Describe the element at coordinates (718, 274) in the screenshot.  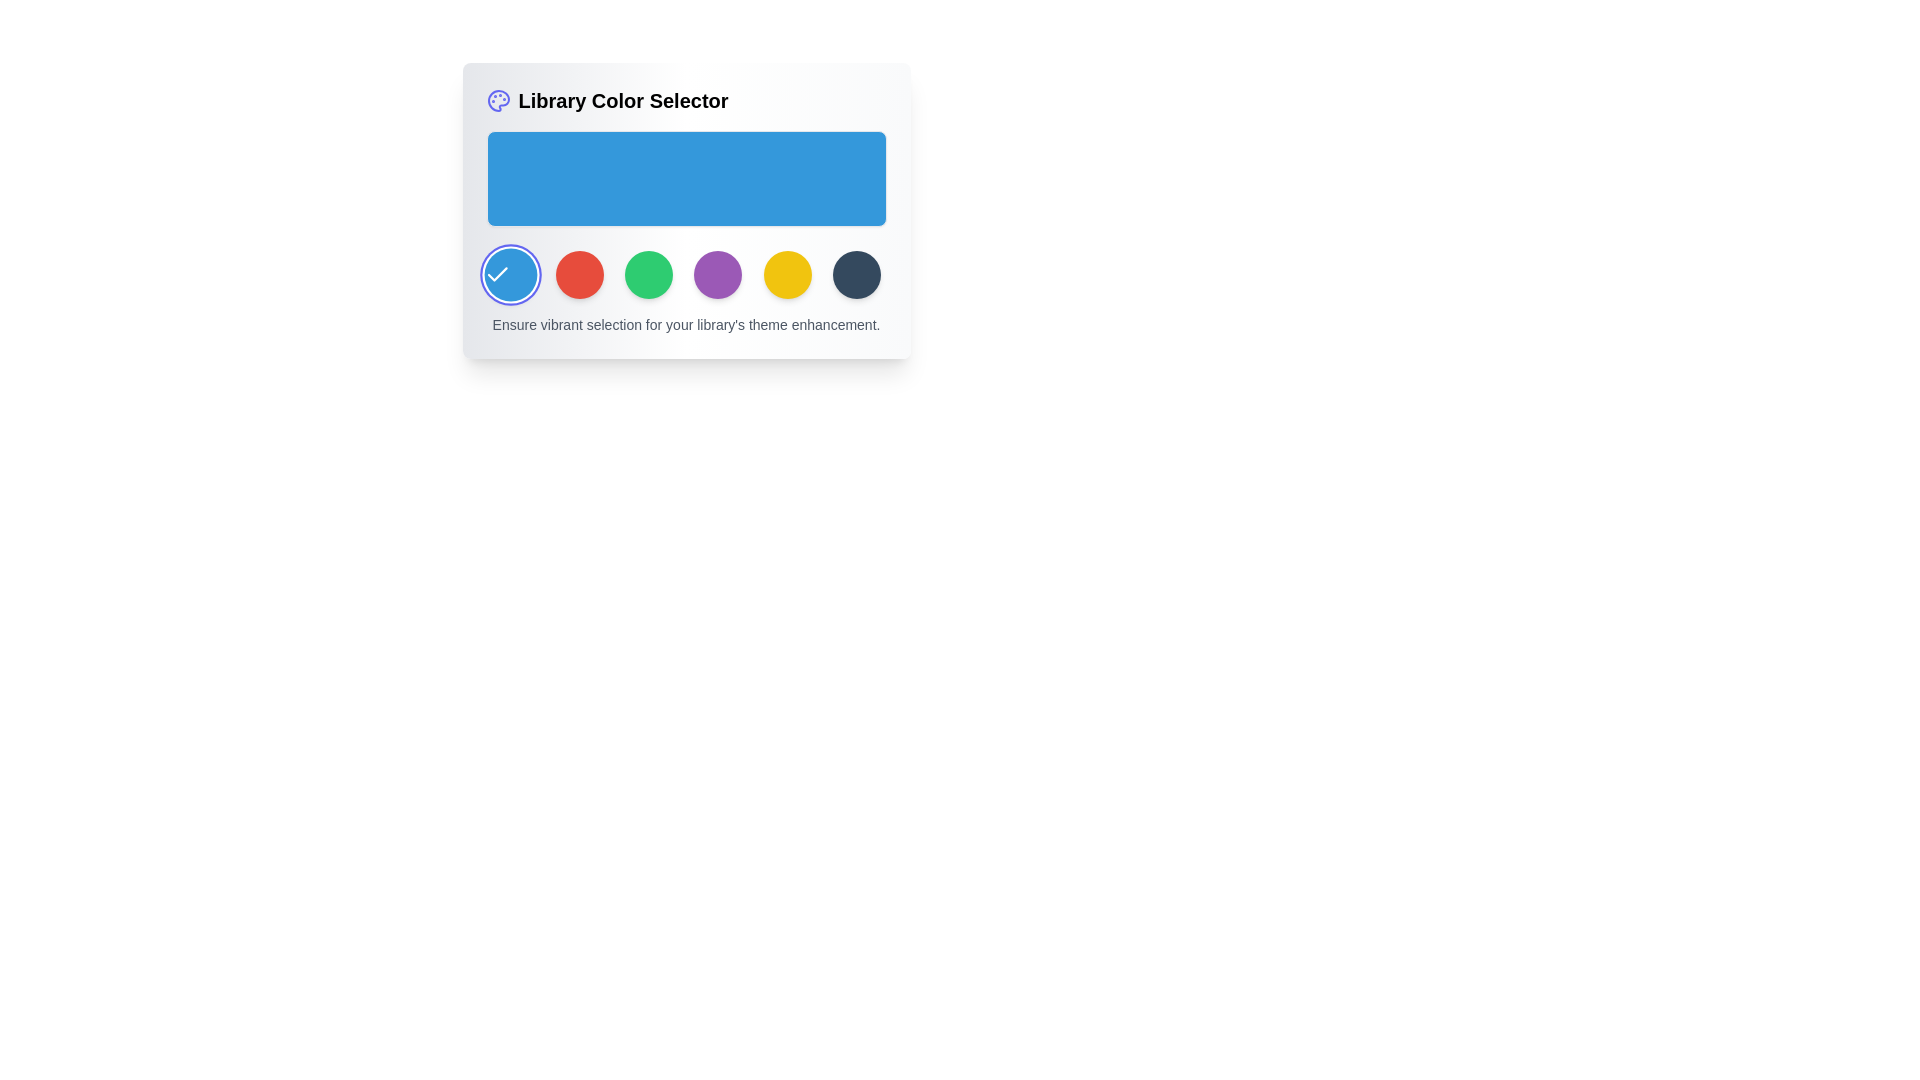
I see `the fifth button in the color selector interface` at that location.